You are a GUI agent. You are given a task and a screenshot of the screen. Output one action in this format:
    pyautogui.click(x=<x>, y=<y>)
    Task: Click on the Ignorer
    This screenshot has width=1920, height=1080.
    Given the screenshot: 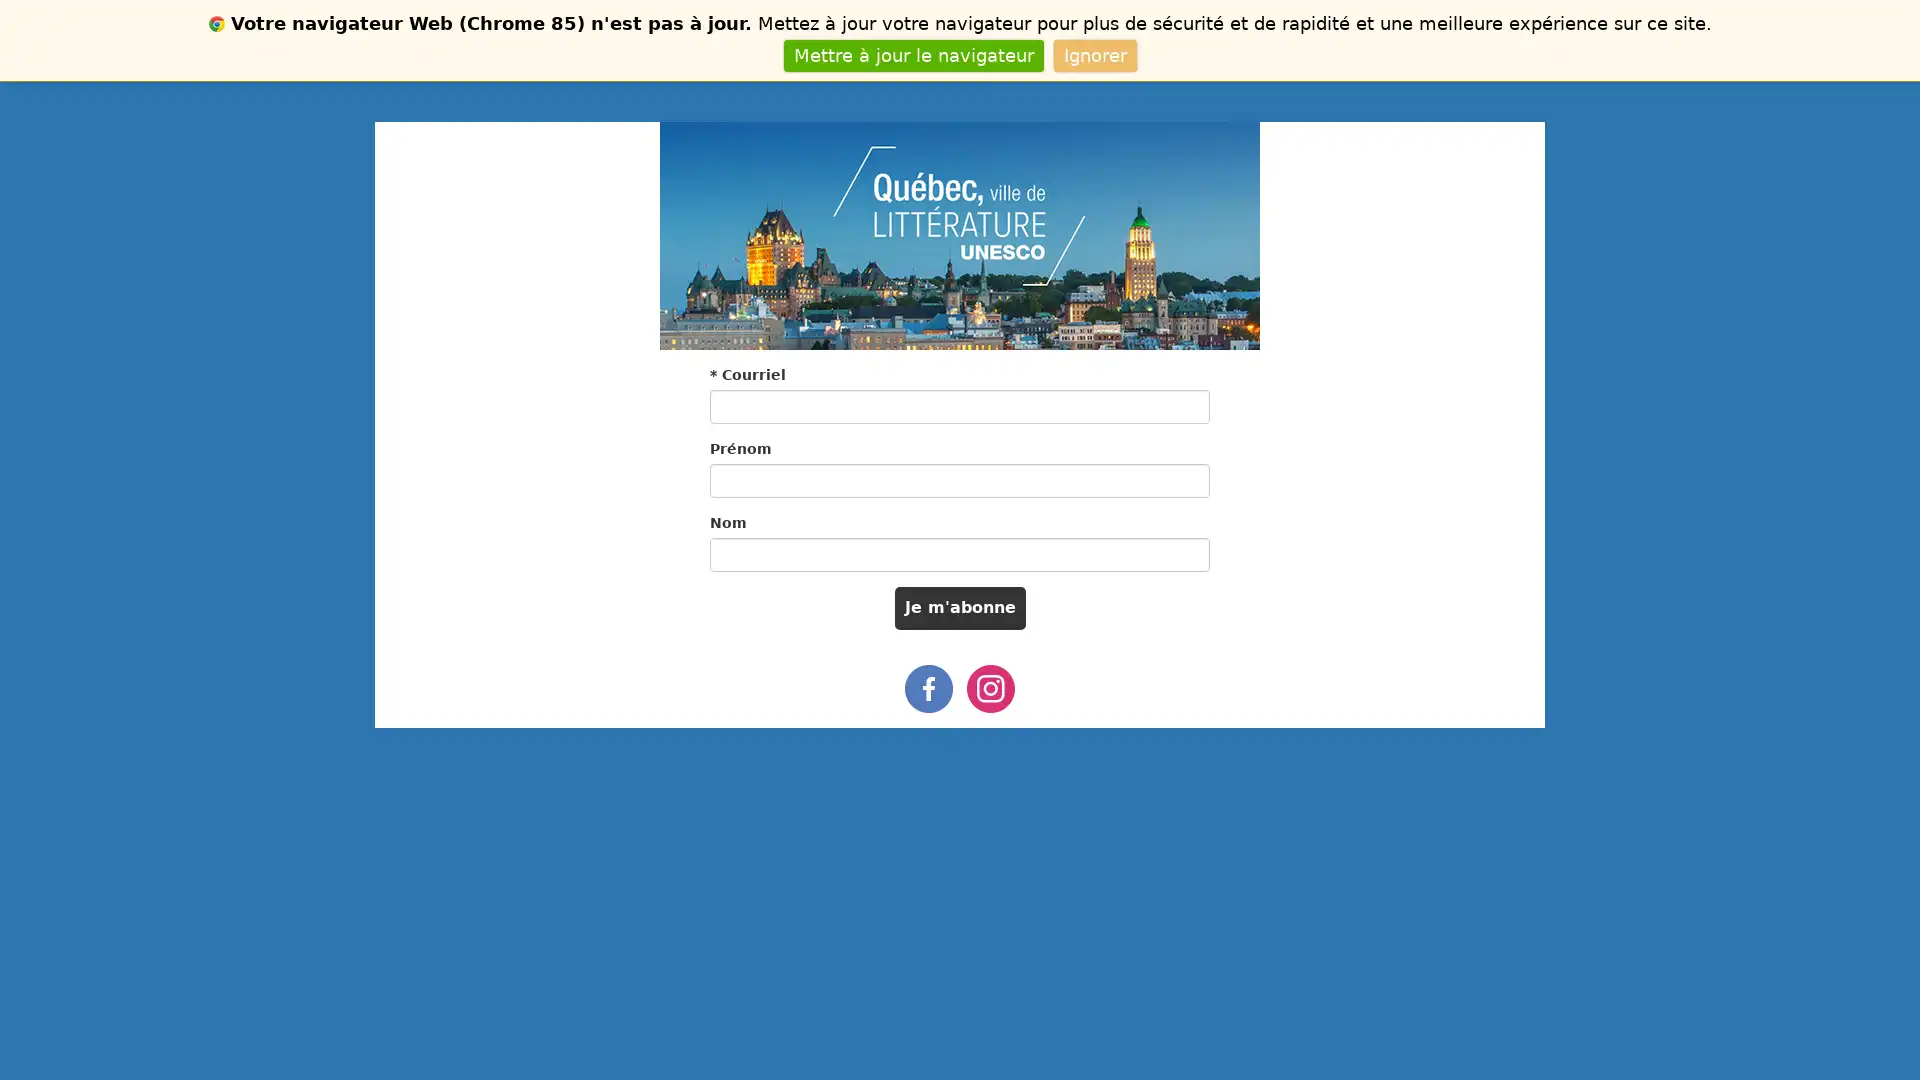 What is the action you would take?
    pyautogui.click(x=1093, y=54)
    